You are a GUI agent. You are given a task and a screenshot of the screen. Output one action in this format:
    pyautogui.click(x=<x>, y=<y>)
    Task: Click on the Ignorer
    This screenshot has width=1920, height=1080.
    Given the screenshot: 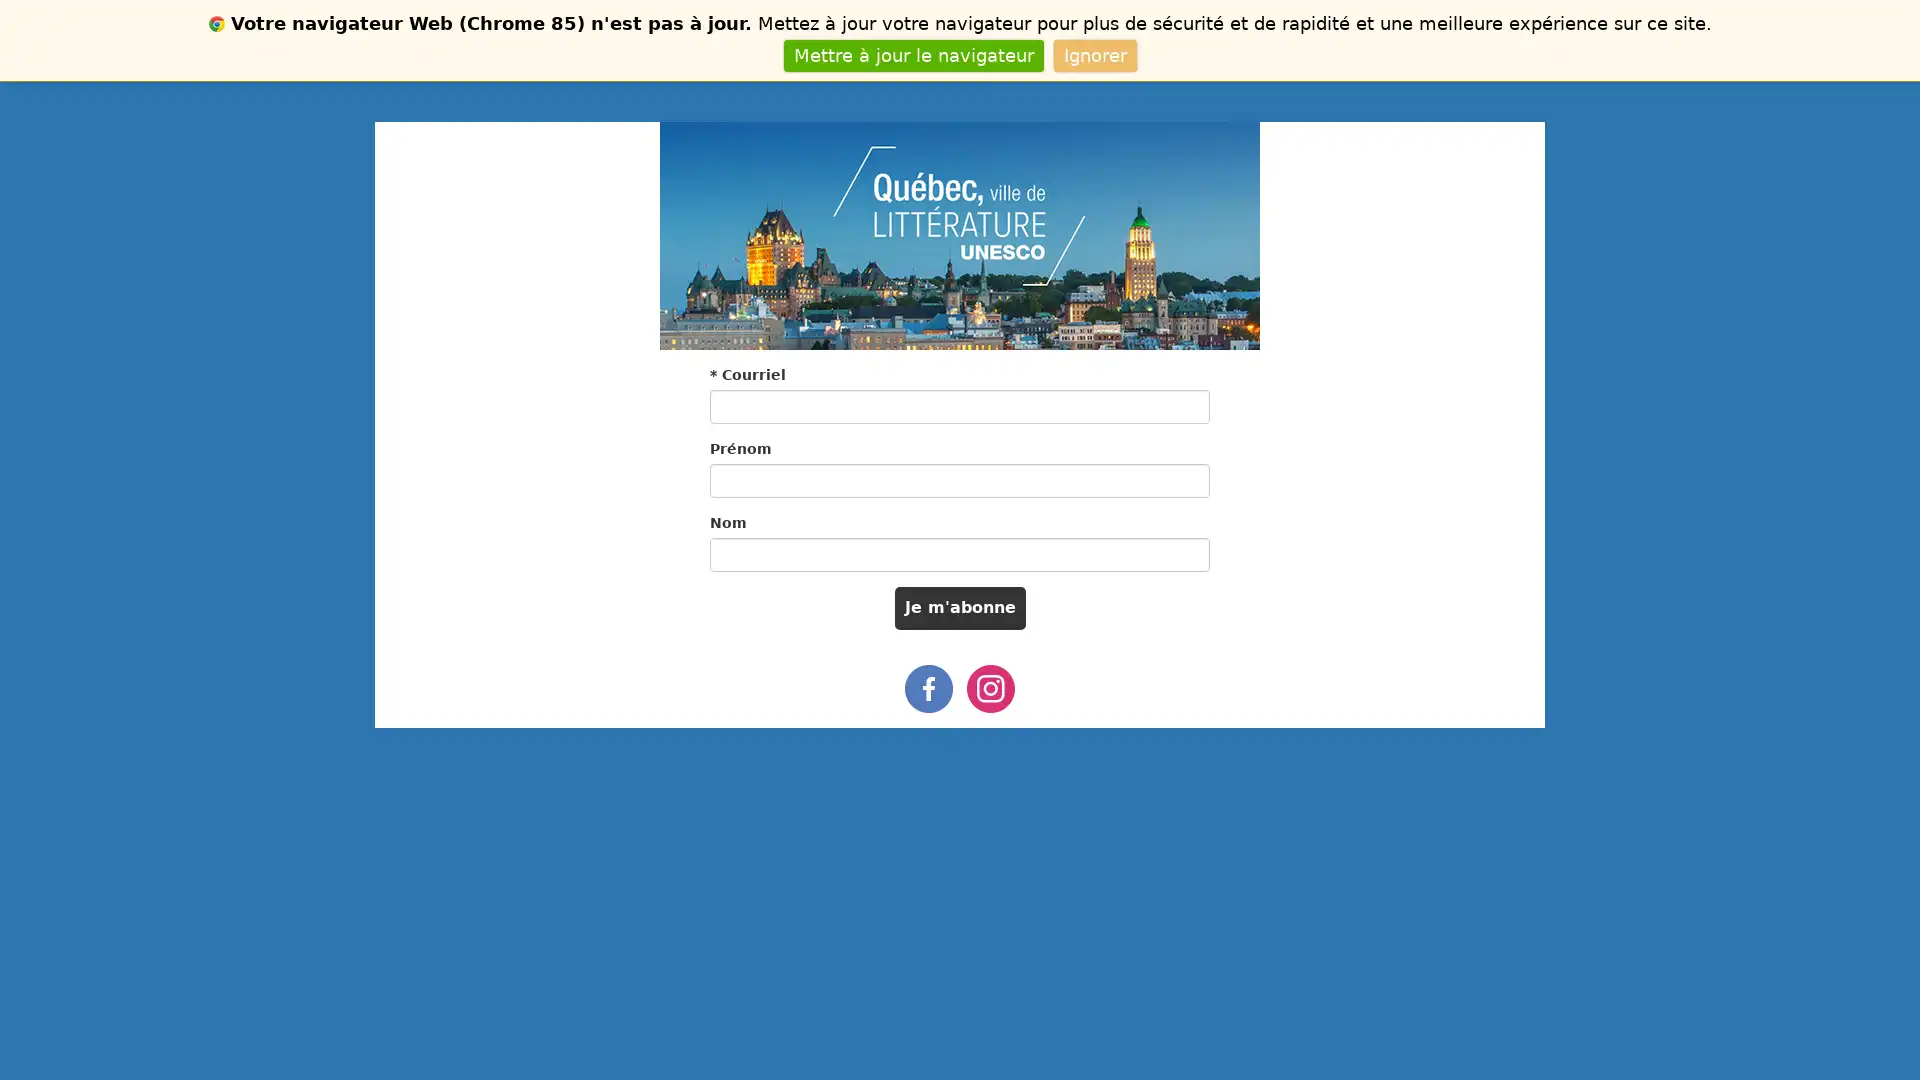 What is the action you would take?
    pyautogui.click(x=1093, y=54)
    